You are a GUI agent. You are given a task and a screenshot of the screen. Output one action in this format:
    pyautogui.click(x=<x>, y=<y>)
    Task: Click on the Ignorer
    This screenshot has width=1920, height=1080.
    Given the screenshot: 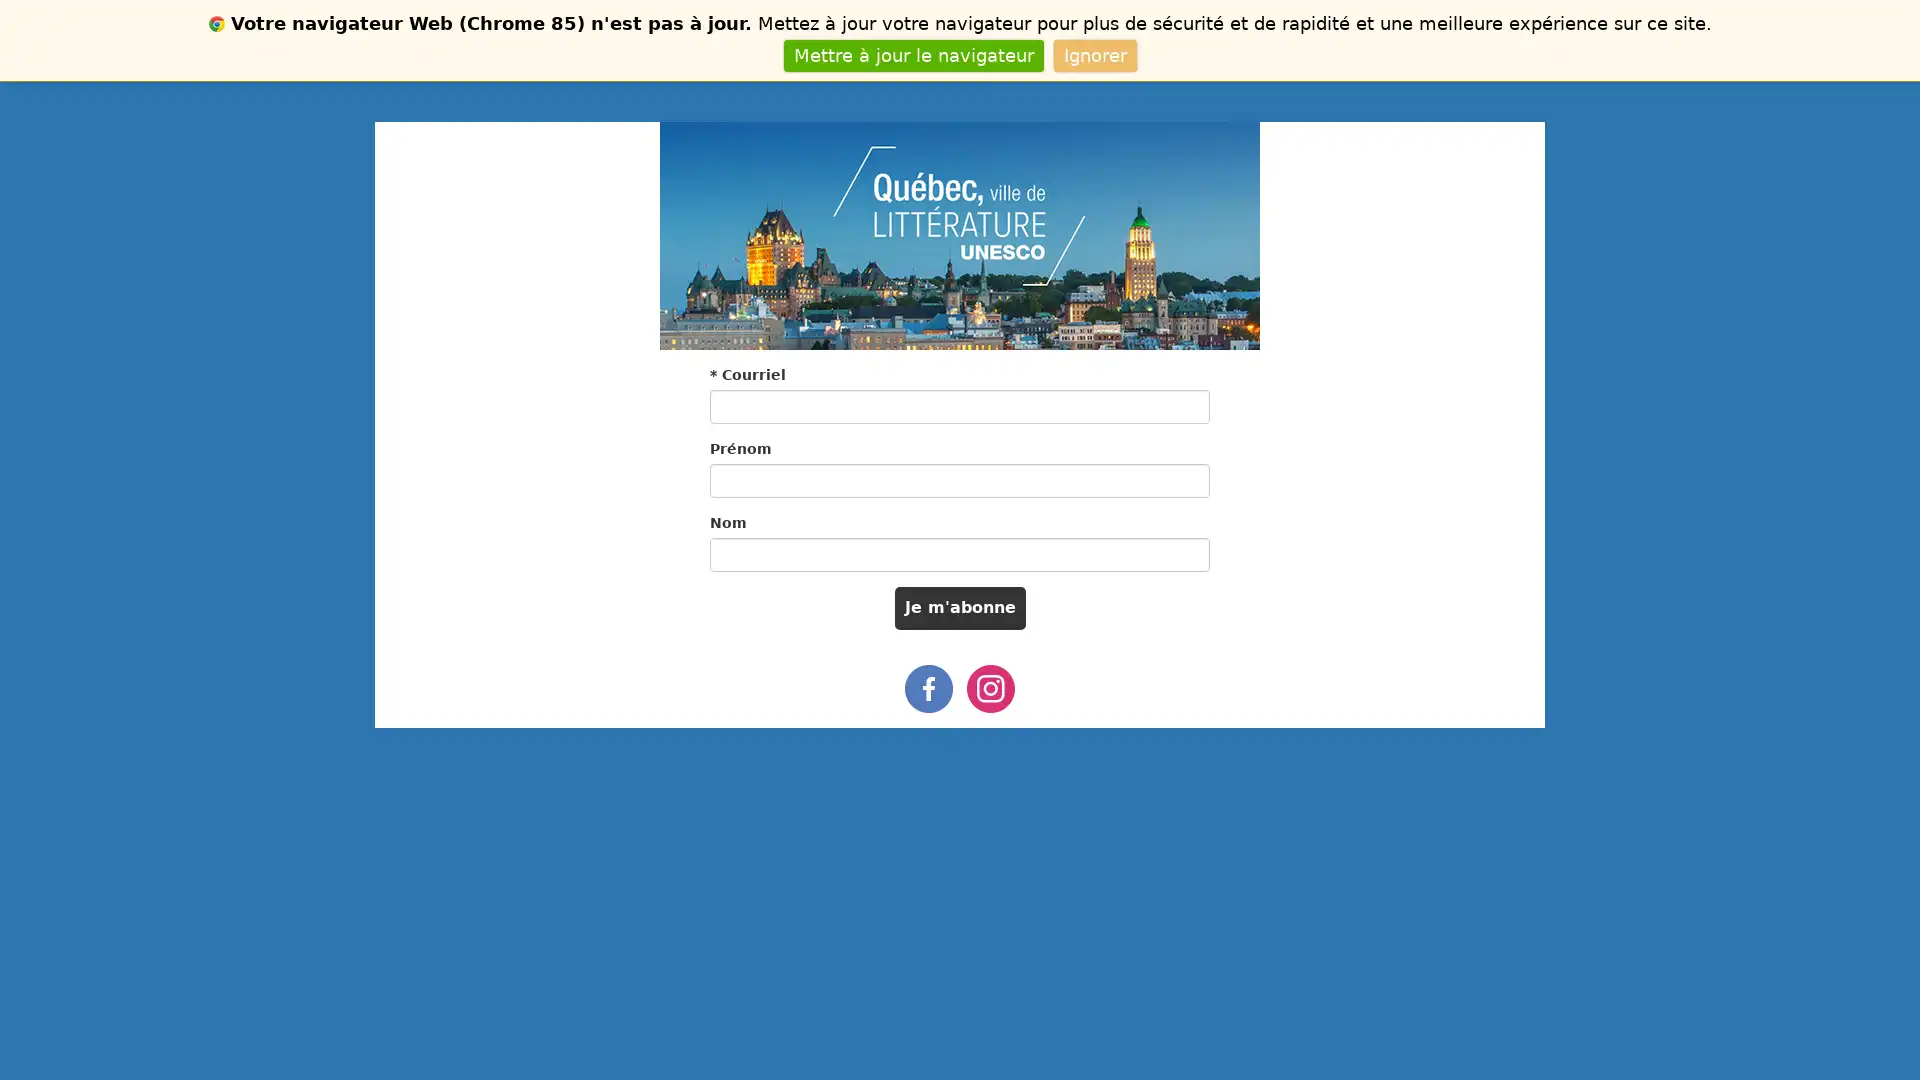 What is the action you would take?
    pyautogui.click(x=1093, y=54)
    